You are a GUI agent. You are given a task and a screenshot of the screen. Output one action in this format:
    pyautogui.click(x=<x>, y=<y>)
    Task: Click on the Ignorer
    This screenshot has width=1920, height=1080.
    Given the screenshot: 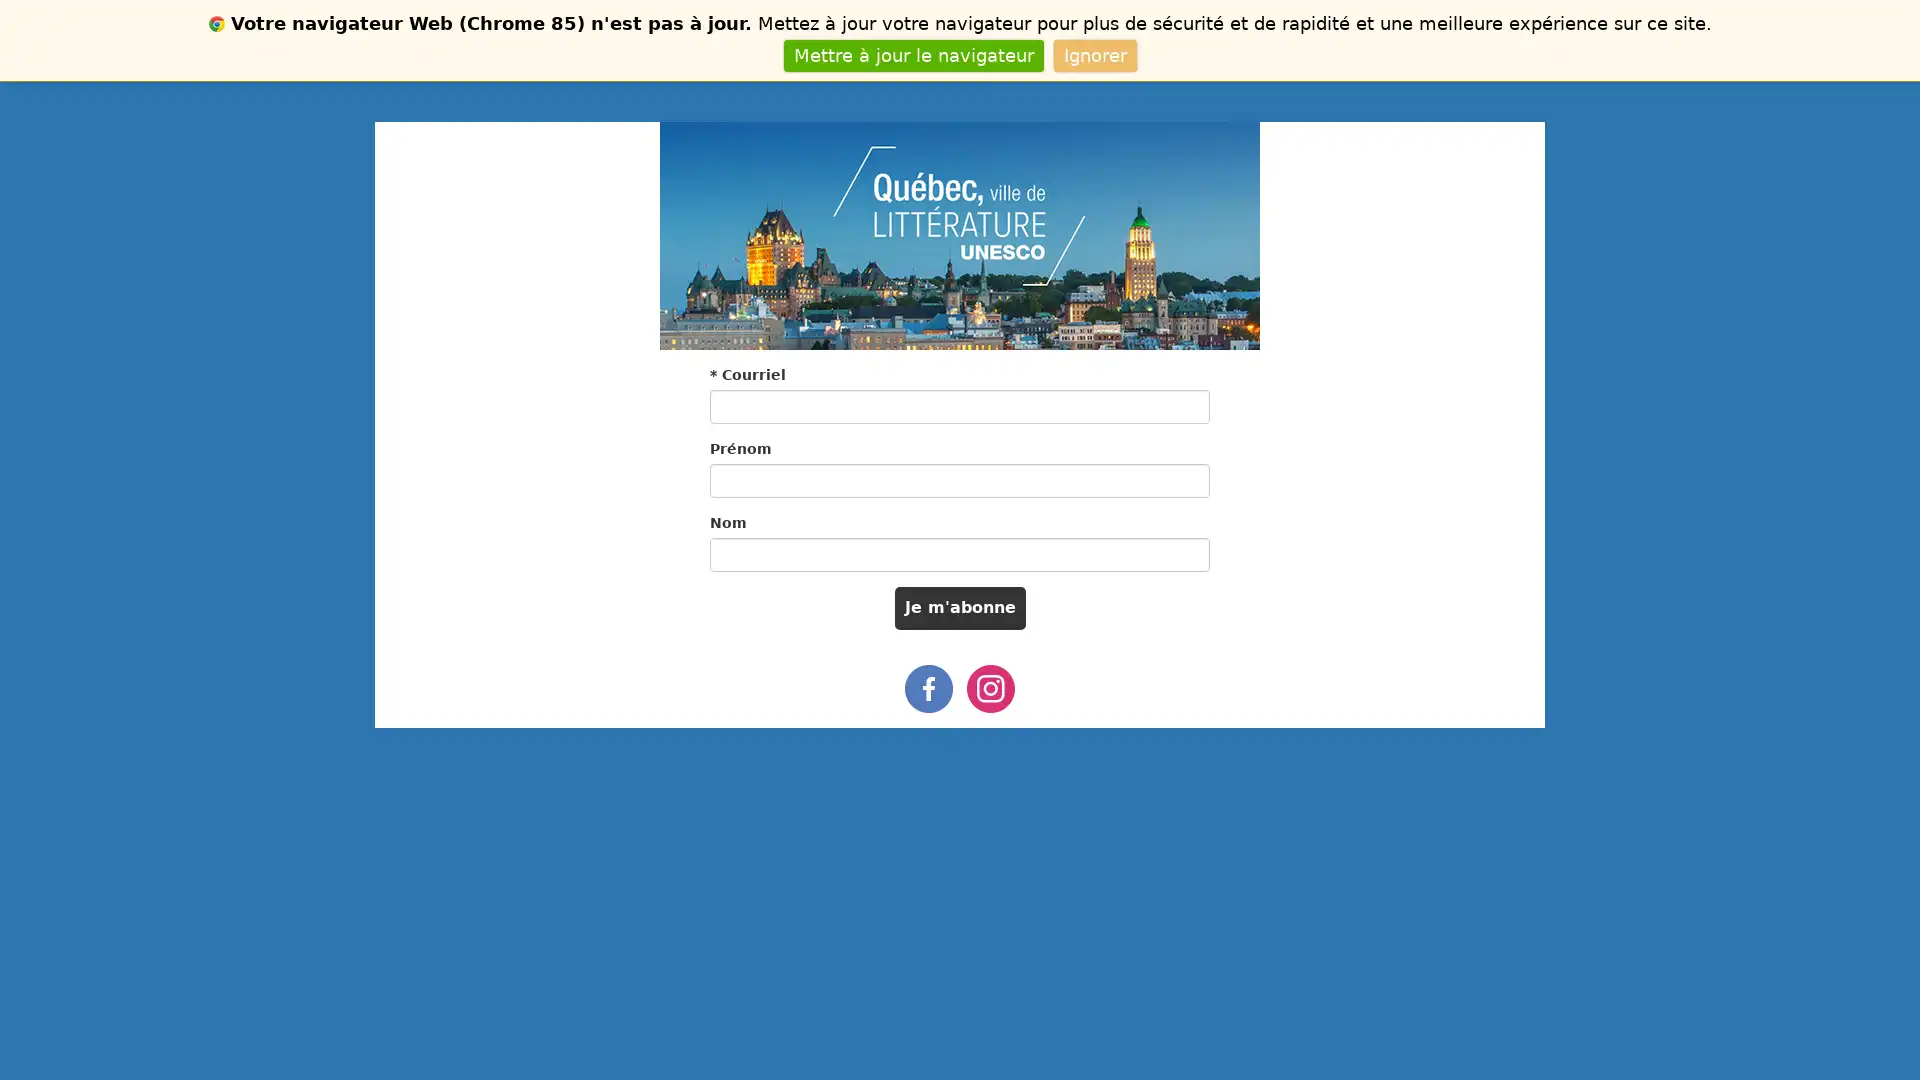 What is the action you would take?
    pyautogui.click(x=1093, y=54)
    